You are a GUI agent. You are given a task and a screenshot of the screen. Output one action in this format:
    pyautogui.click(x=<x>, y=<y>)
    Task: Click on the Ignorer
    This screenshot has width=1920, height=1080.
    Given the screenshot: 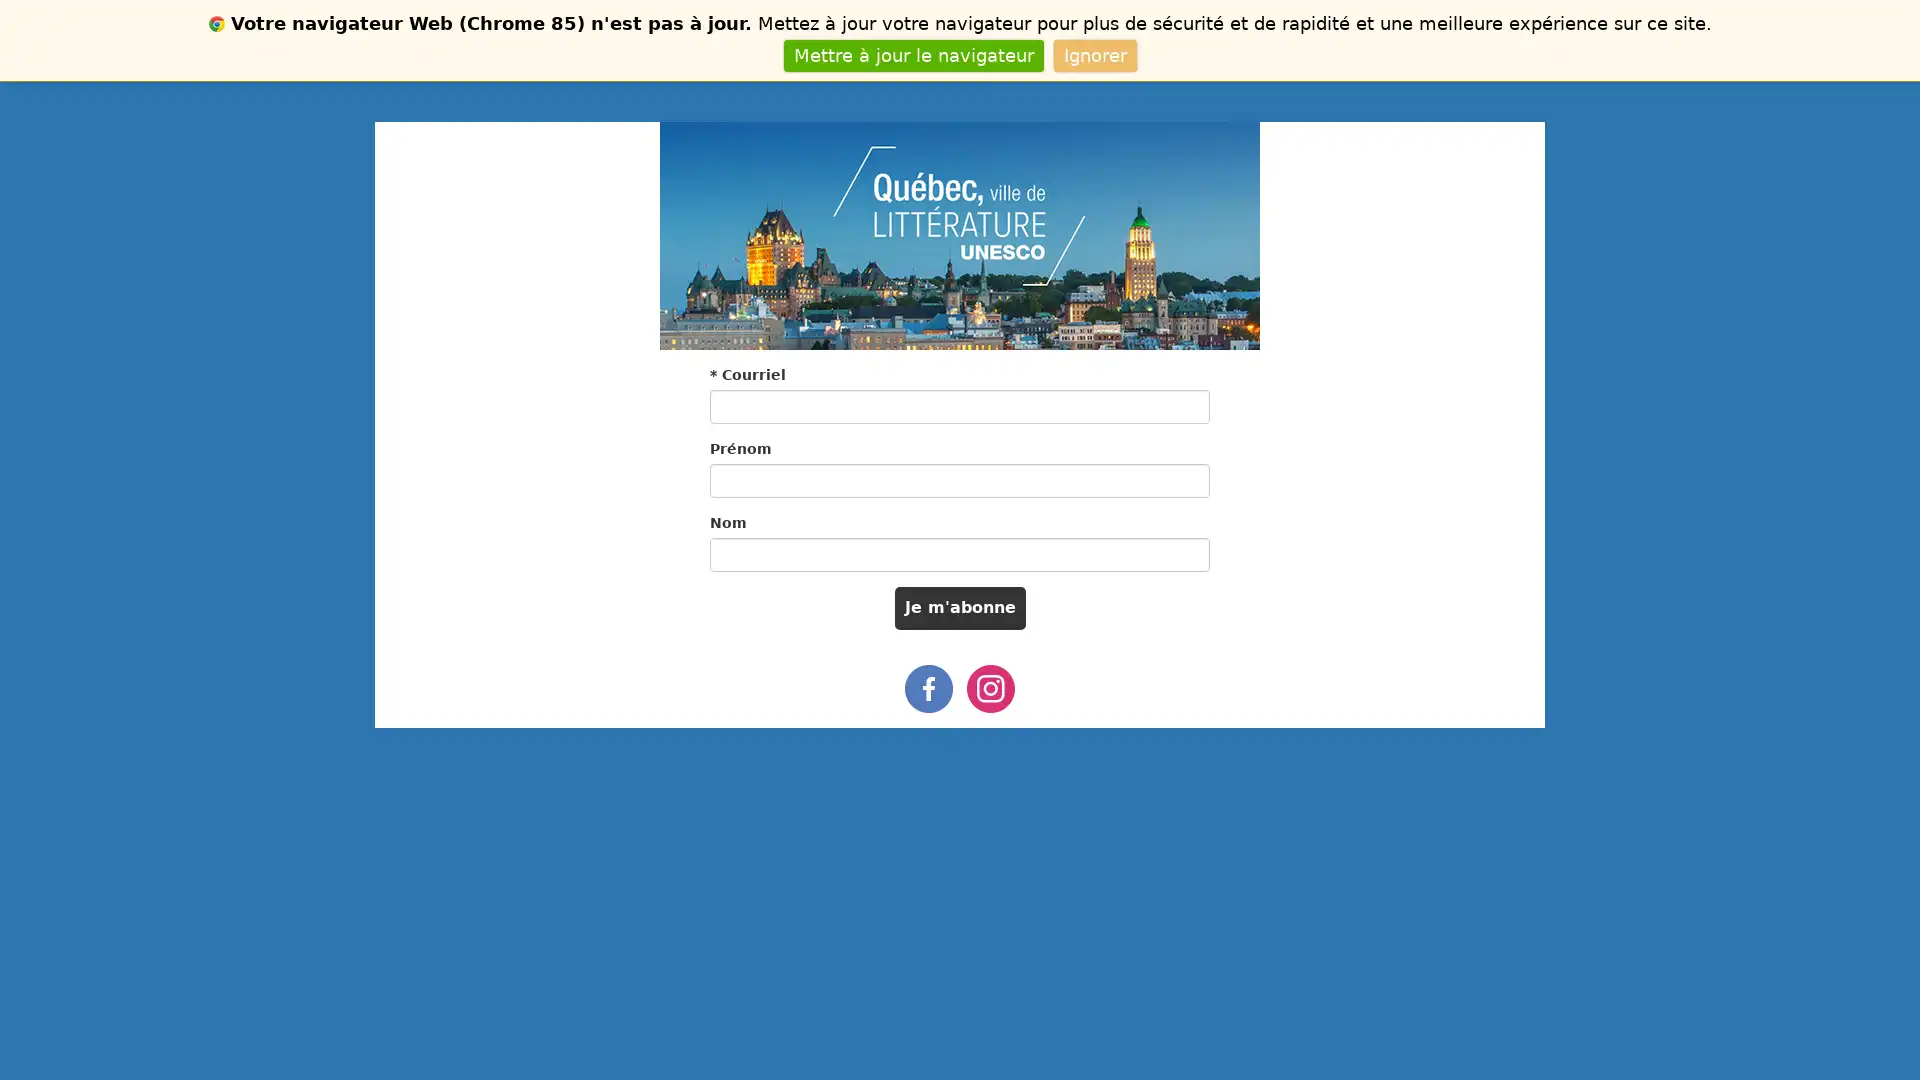 What is the action you would take?
    pyautogui.click(x=1093, y=54)
    